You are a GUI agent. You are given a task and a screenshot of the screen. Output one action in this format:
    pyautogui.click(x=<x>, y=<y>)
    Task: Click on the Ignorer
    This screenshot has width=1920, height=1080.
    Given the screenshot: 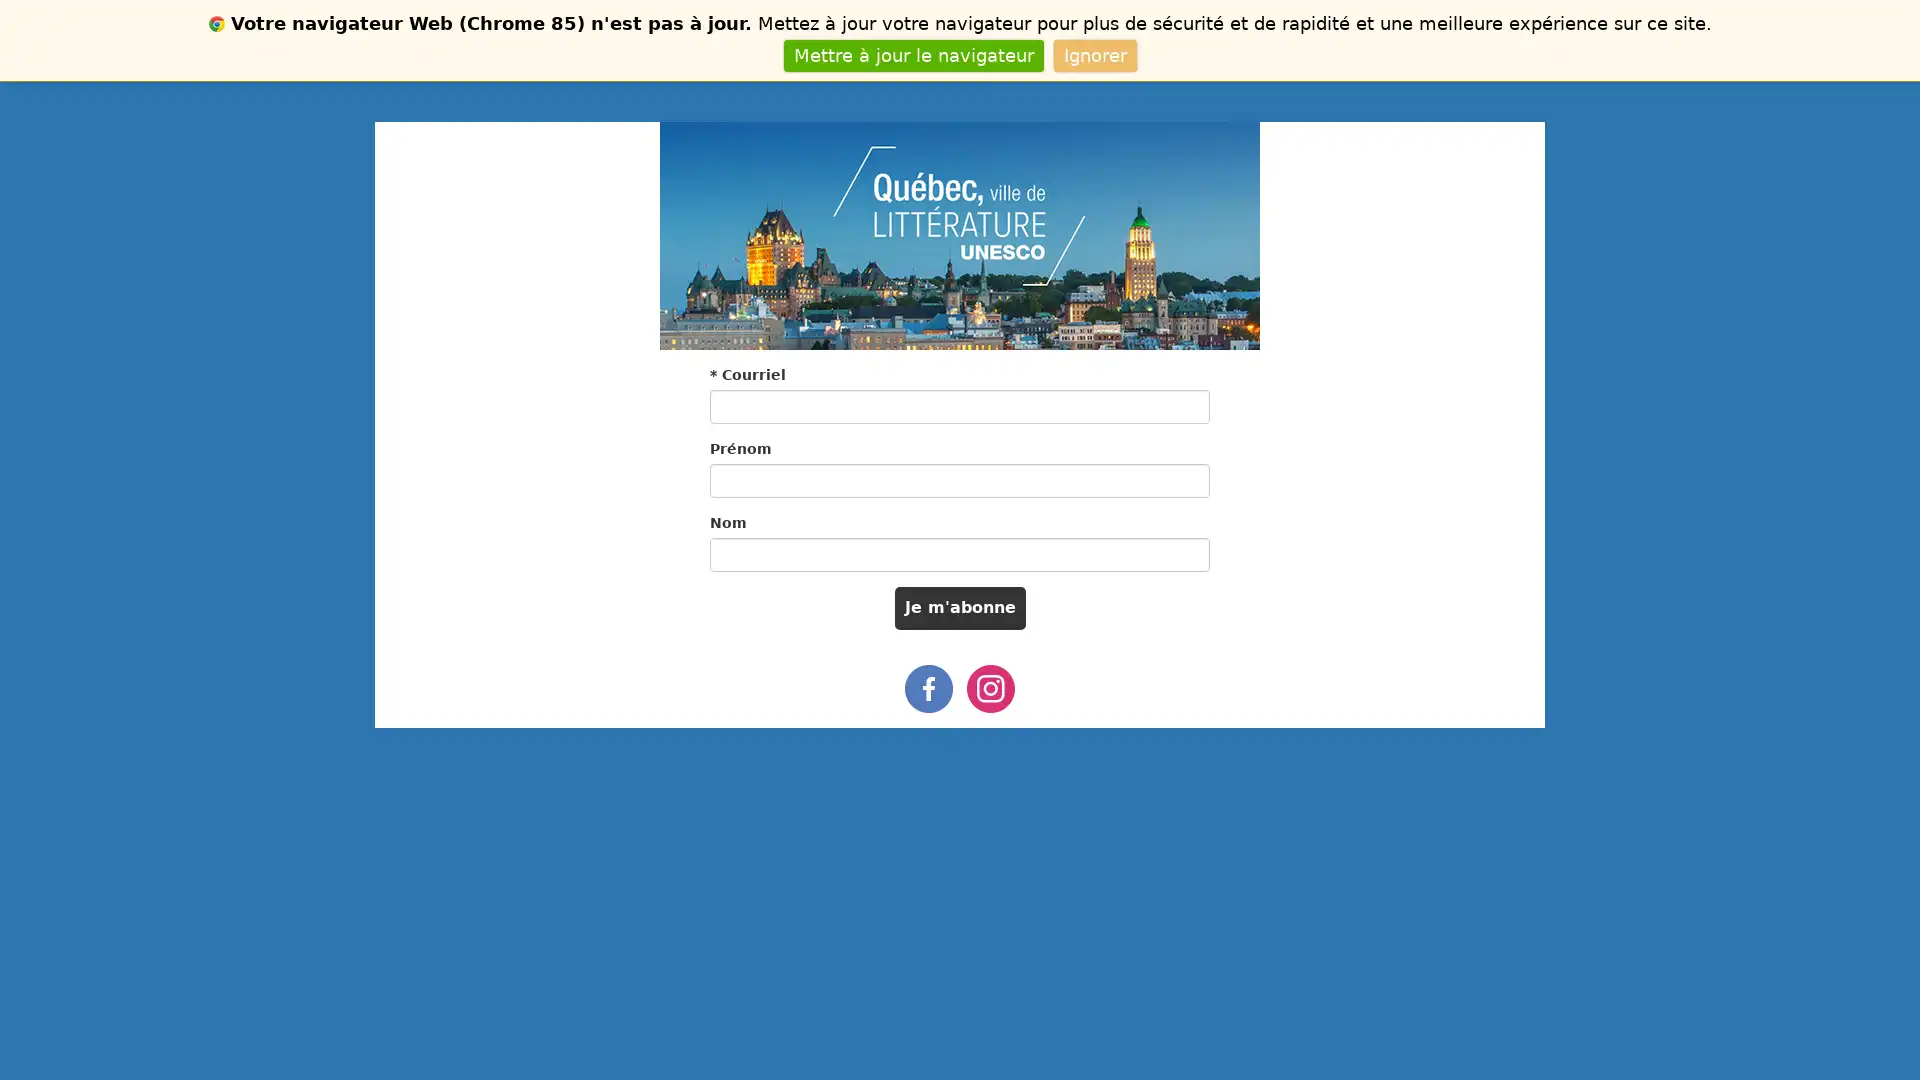 What is the action you would take?
    pyautogui.click(x=1093, y=54)
    